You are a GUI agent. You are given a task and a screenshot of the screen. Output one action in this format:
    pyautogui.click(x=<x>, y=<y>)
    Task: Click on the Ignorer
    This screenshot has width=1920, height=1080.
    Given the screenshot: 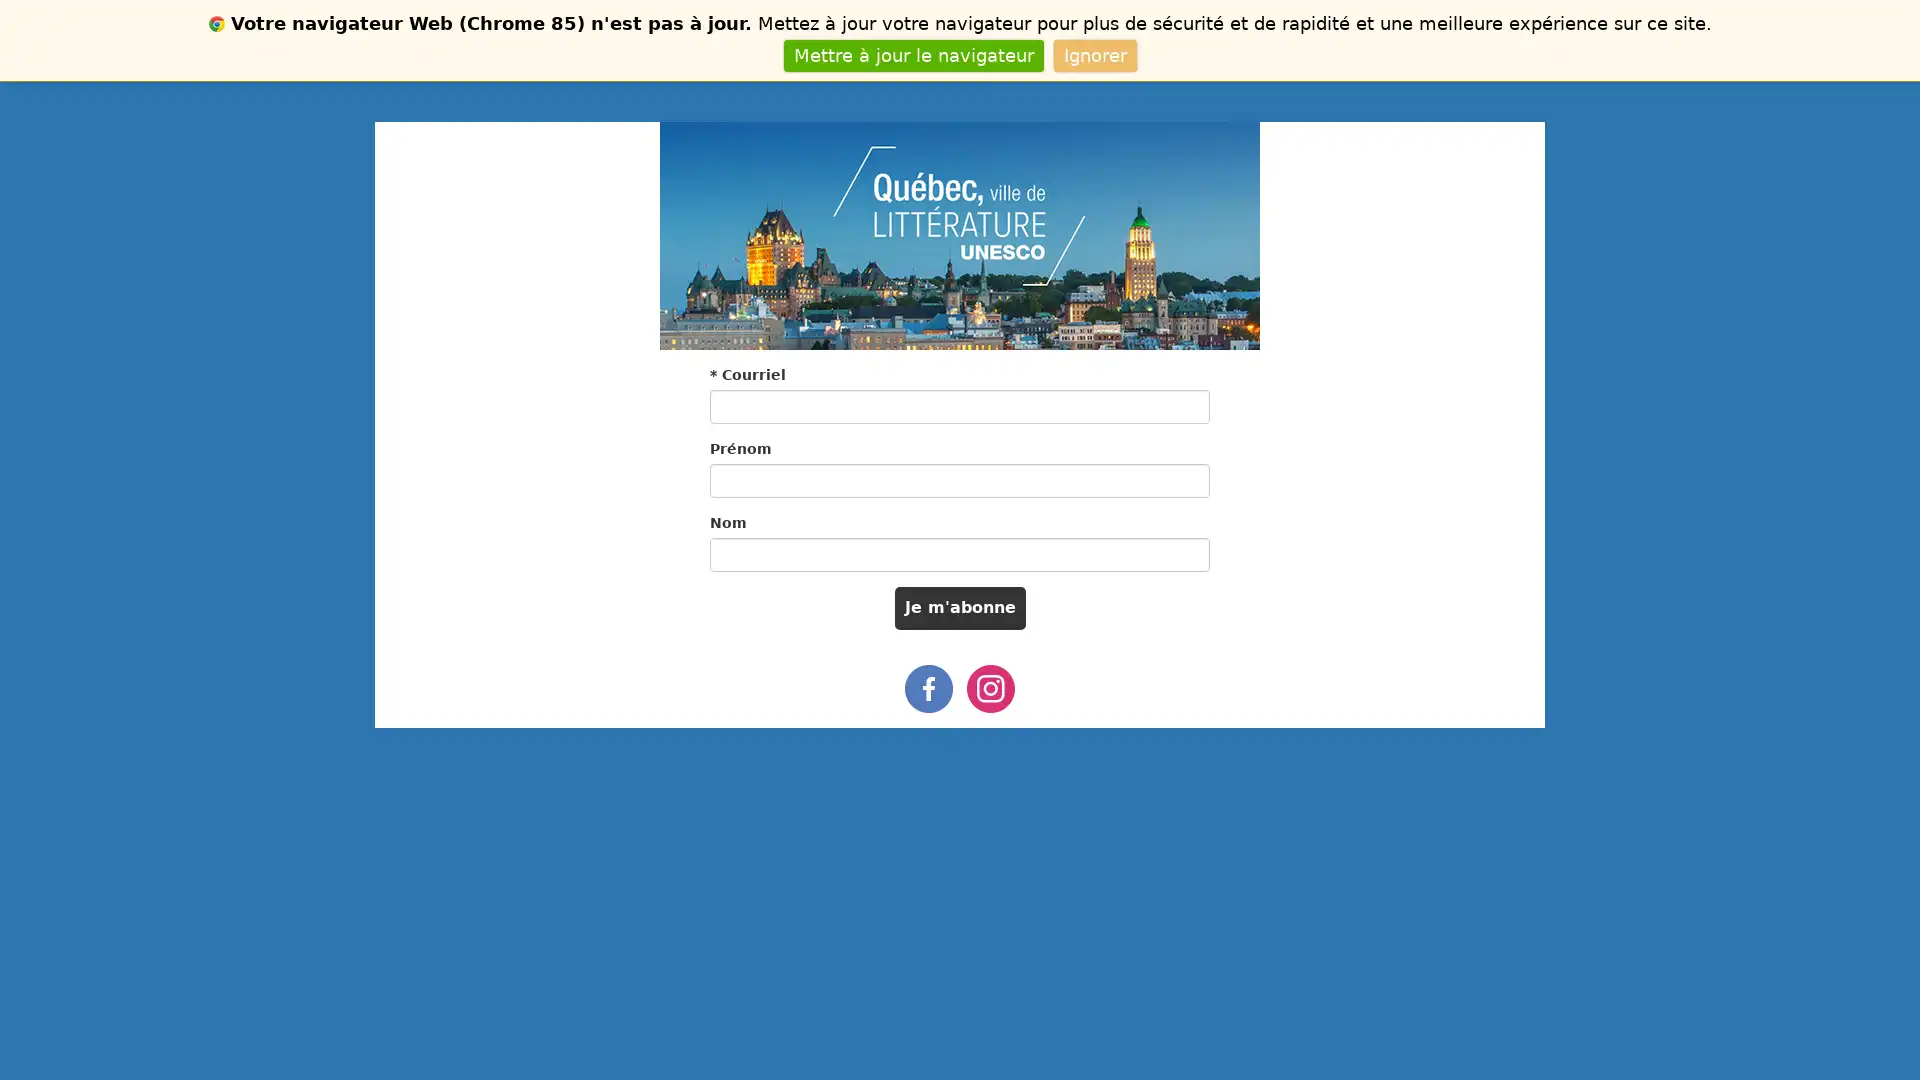 What is the action you would take?
    pyautogui.click(x=1093, y=54)
    